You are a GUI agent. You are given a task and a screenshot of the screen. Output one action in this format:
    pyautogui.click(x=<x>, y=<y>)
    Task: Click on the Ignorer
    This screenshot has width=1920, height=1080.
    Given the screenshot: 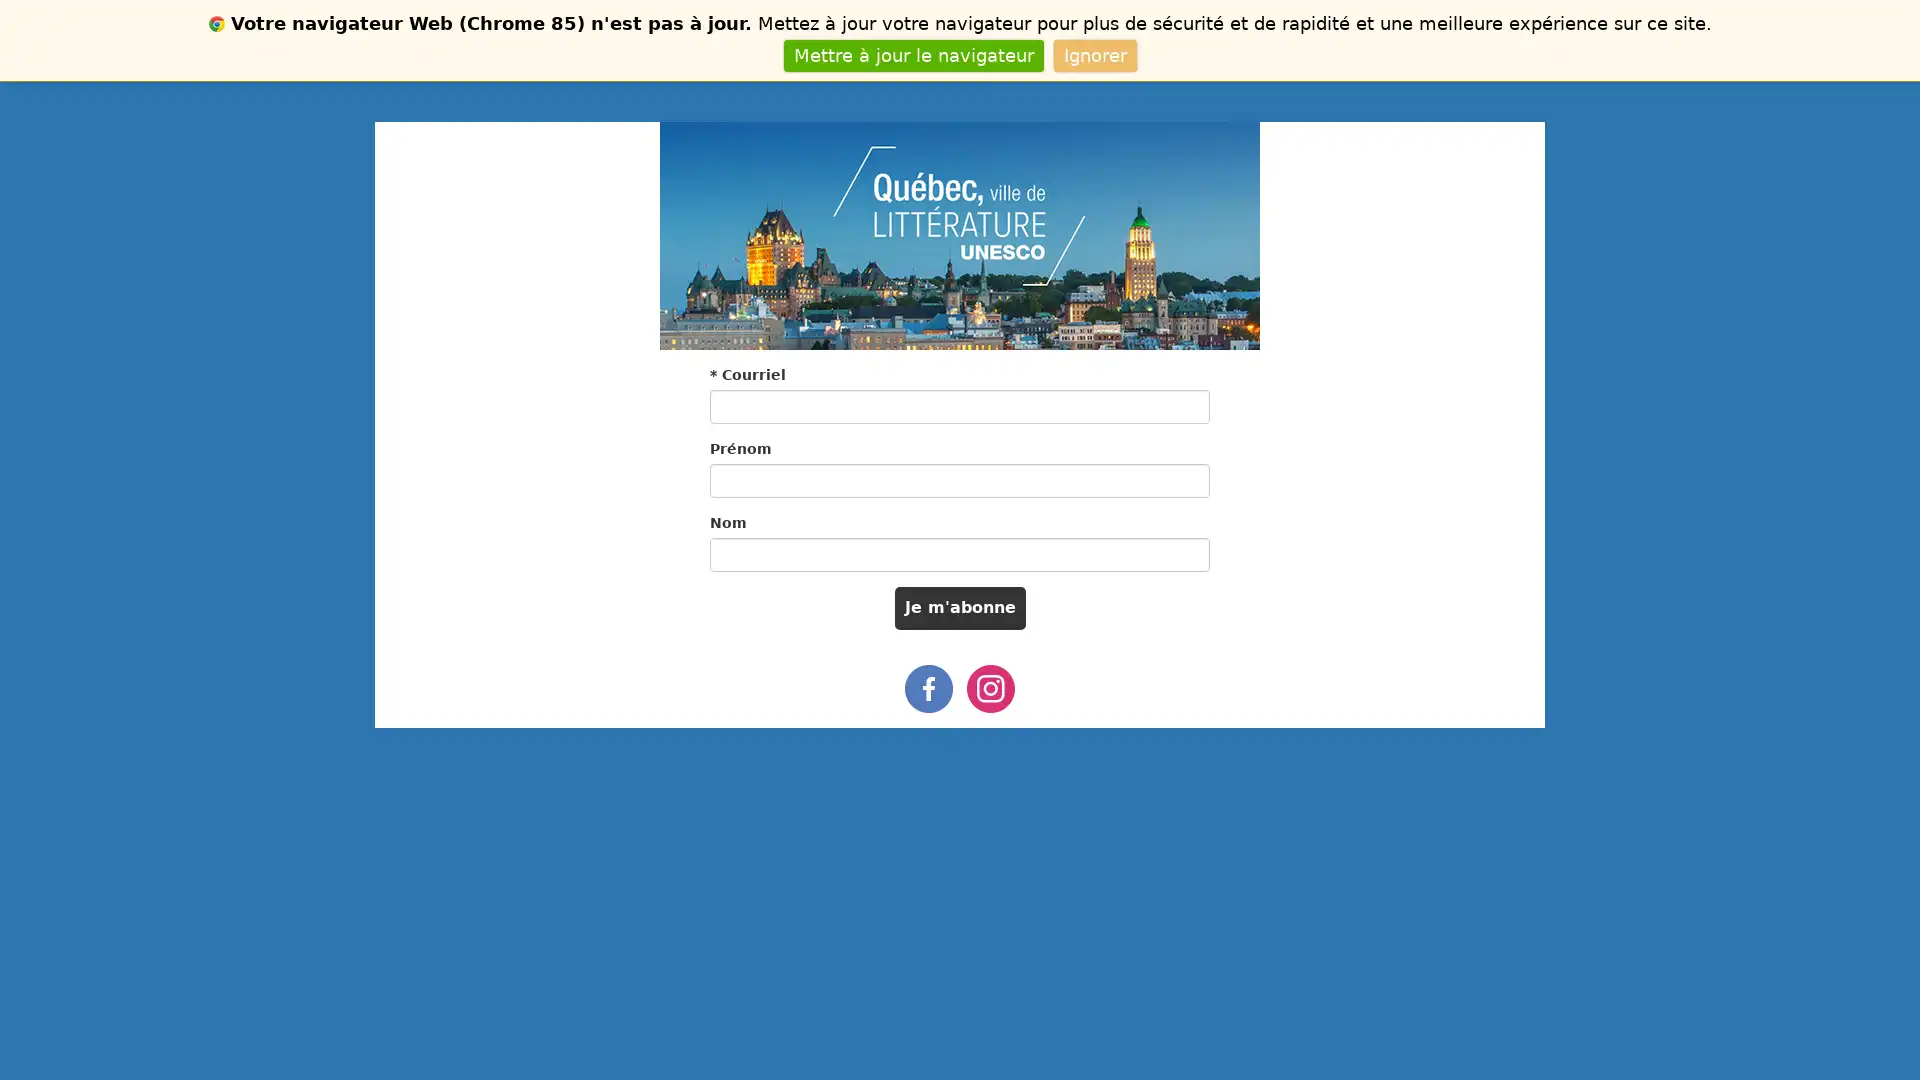 What is the action you would take?
    pyautogui.click(x=1093, y=54)
    